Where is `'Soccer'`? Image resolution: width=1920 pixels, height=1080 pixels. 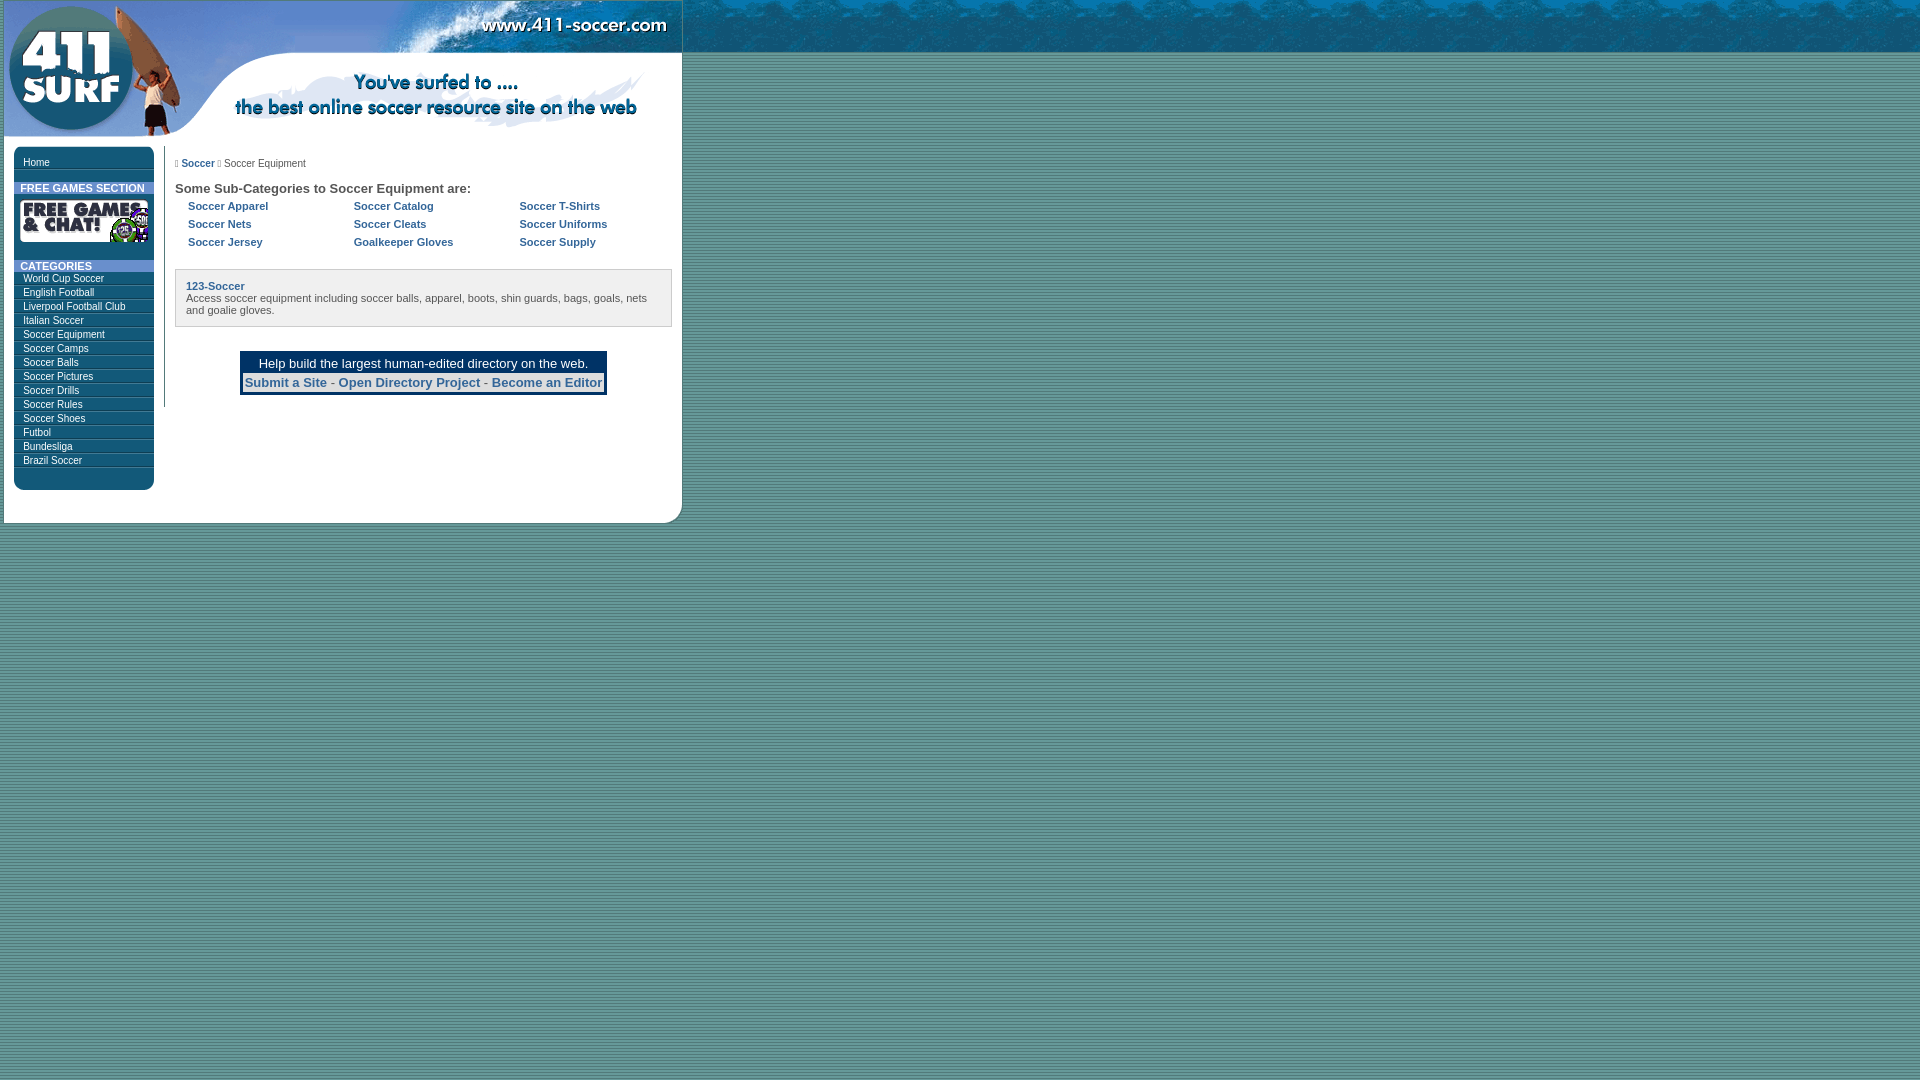 'Soccer' is located at coordinates (197, 162).